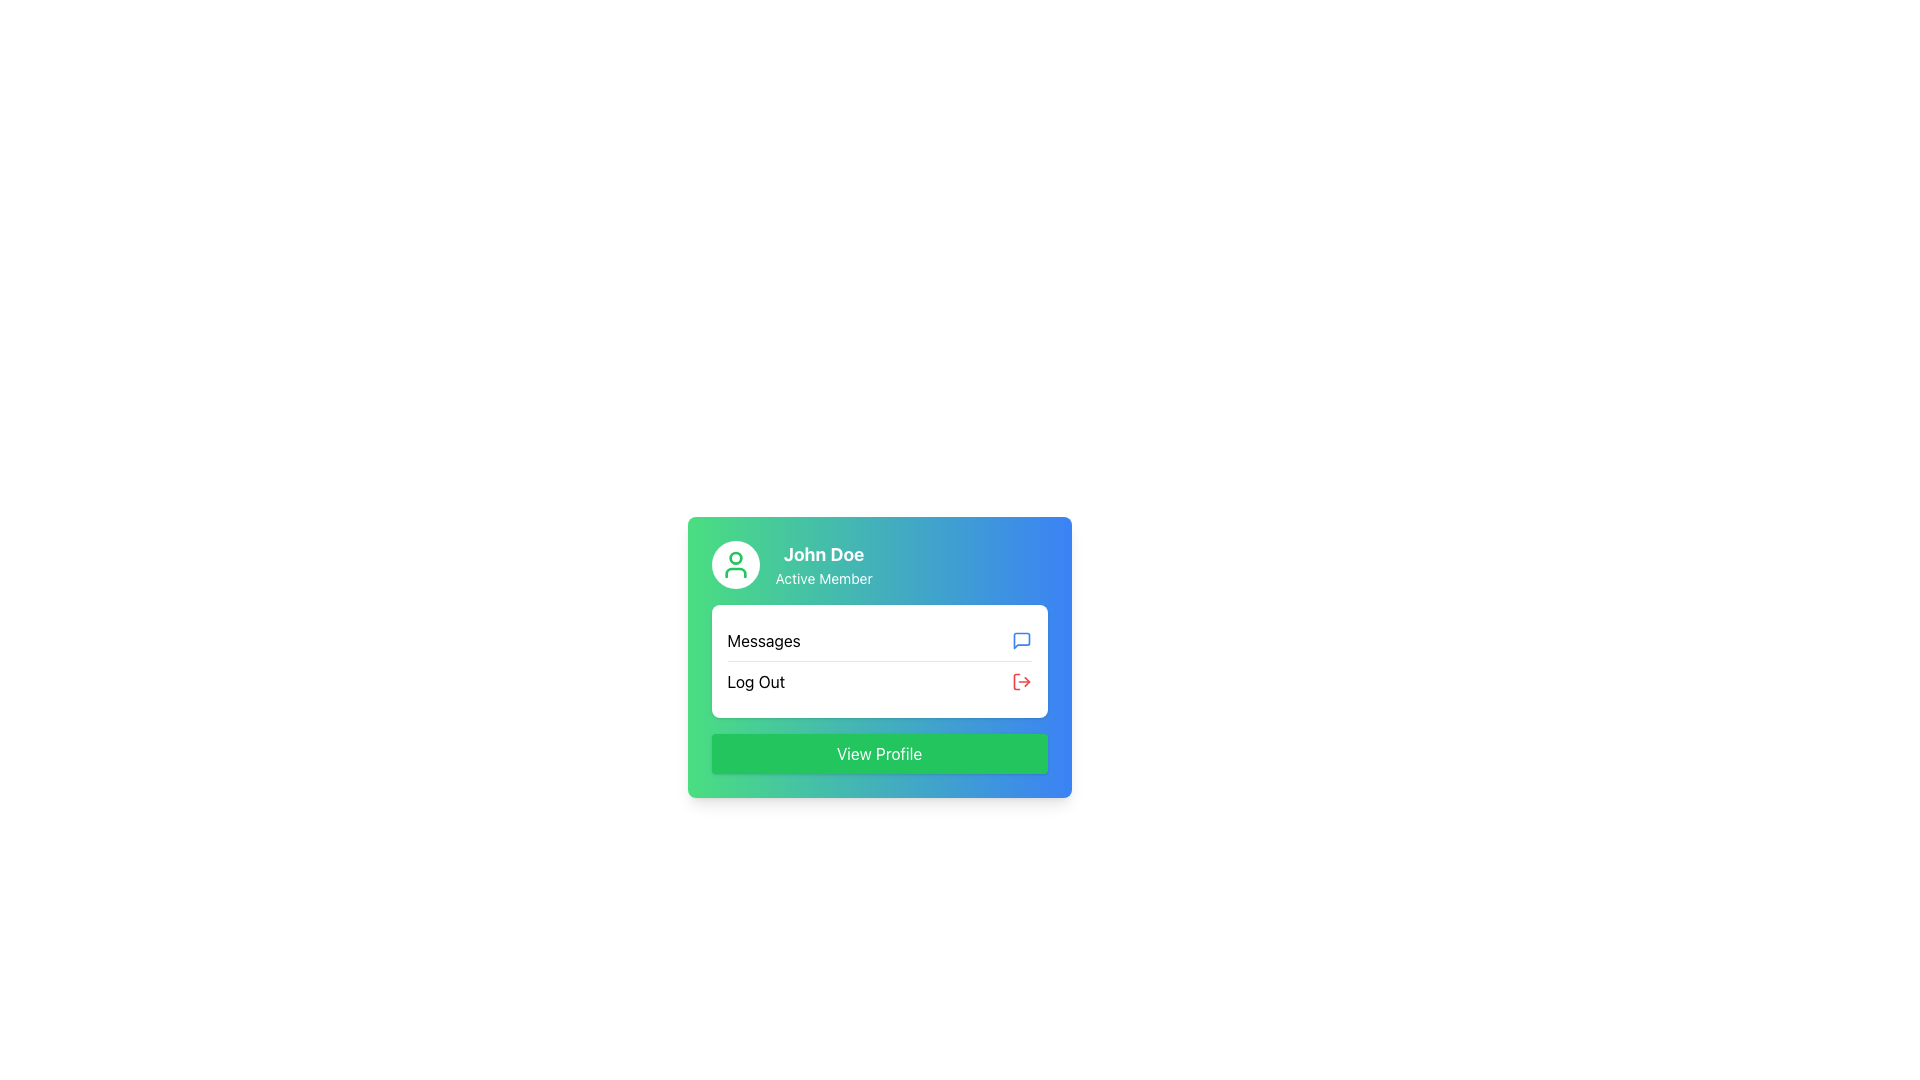  Describe the element at coordinates (824, 578) in the screenshot. I see `the Text Label that indicates the membership status of the user, located in the user card panel under the name 'John Doe'` at that location.